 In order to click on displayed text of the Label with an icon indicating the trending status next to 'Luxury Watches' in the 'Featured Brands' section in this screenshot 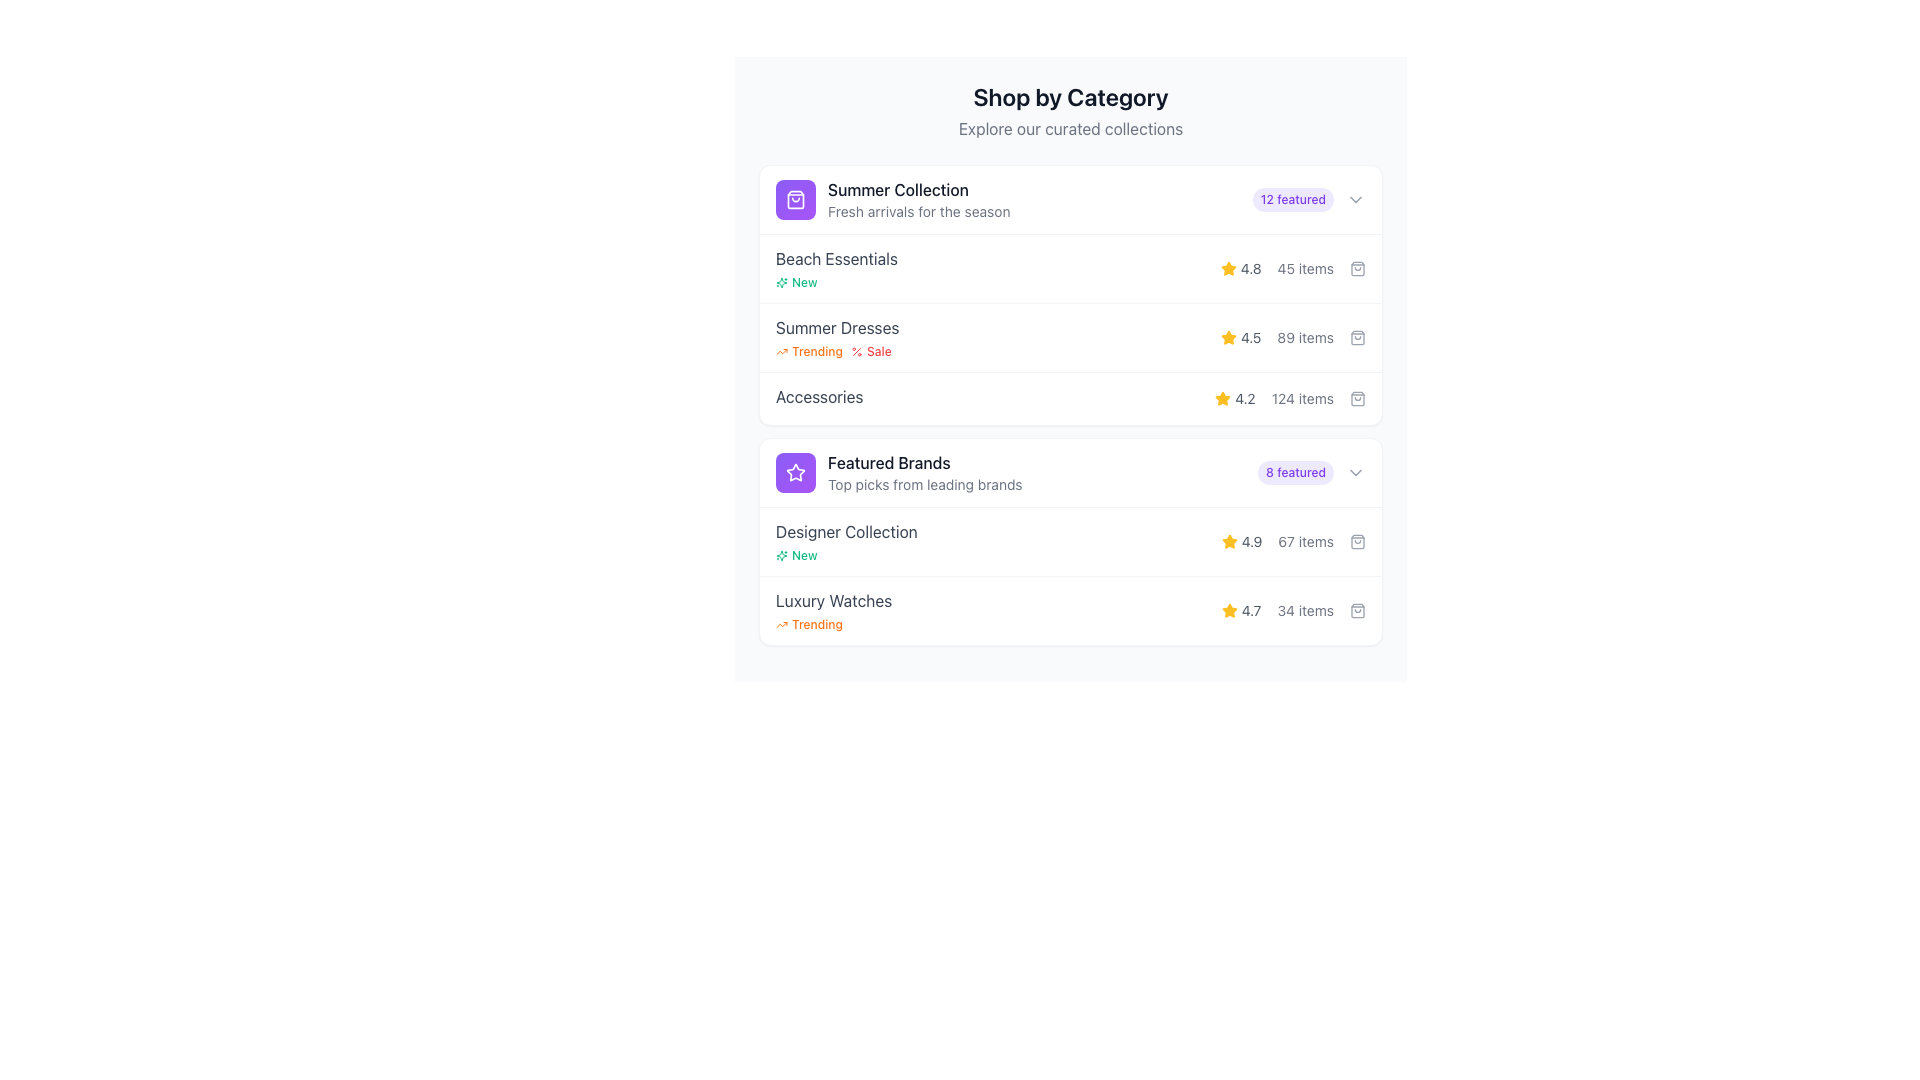, I will do `click(809, 623)`.